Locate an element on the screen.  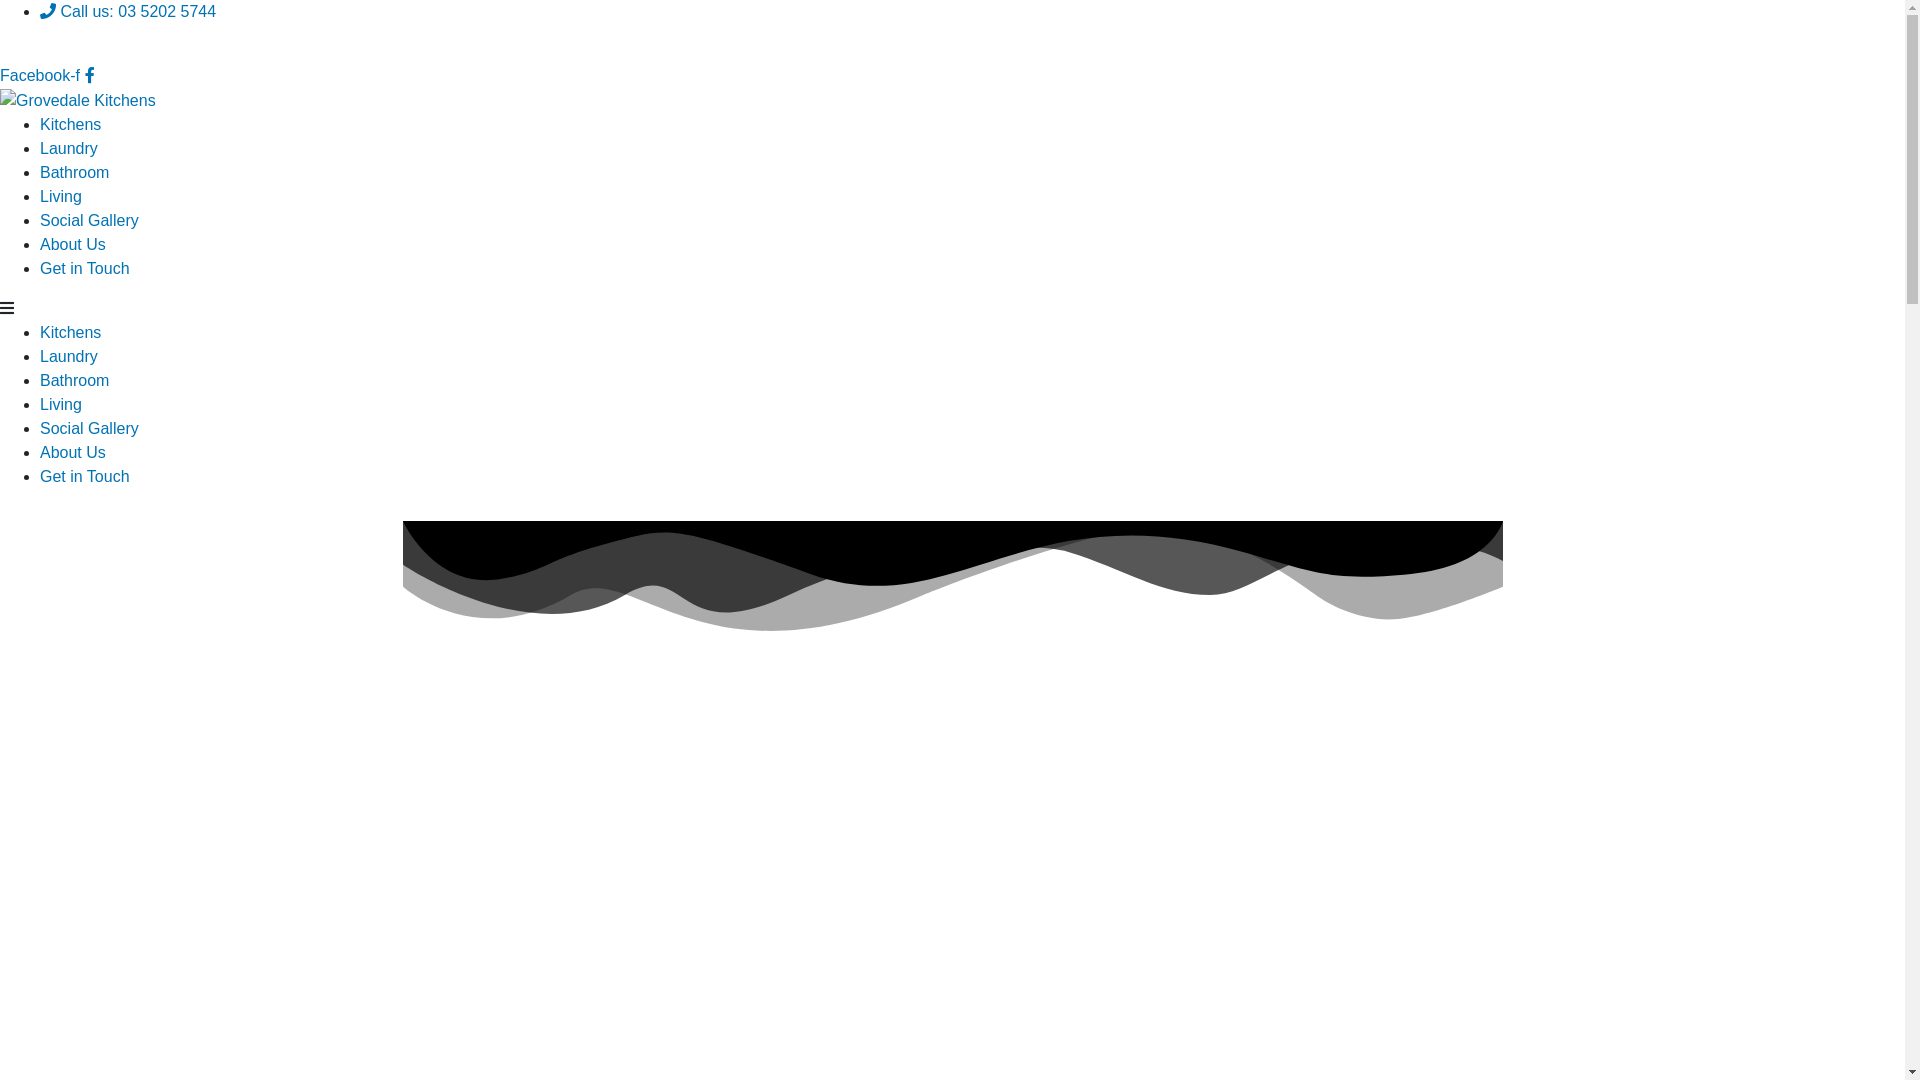
'Laundry' is located at coordinates (68, 355).